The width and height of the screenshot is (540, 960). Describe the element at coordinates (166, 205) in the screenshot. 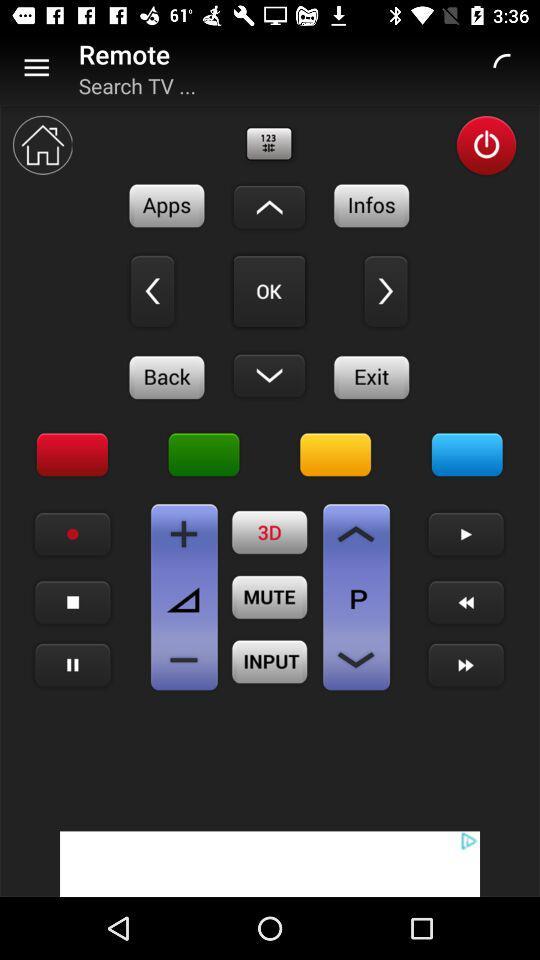

I see `applications button on remote` at that location.